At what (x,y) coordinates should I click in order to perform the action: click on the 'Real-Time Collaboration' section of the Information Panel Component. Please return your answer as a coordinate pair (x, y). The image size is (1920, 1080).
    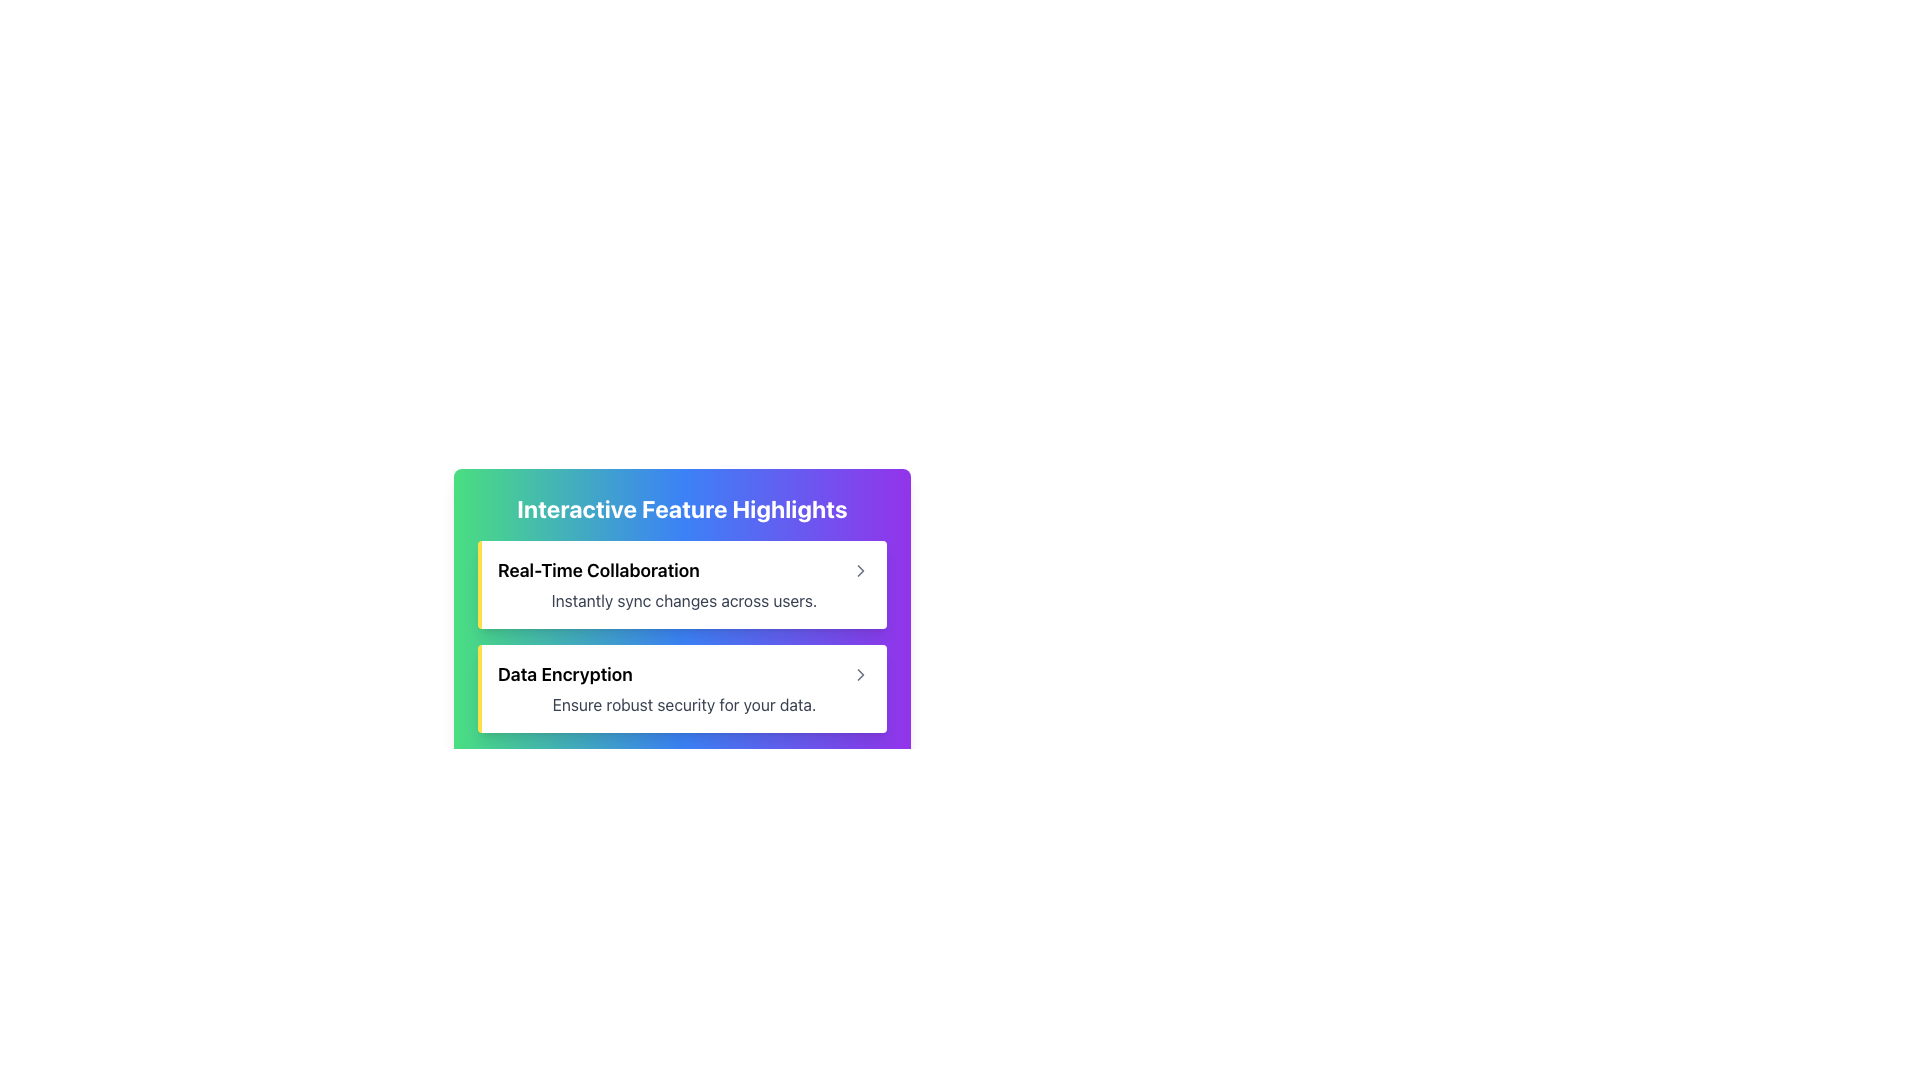
    Looking at the image, I should click on (682, 596).